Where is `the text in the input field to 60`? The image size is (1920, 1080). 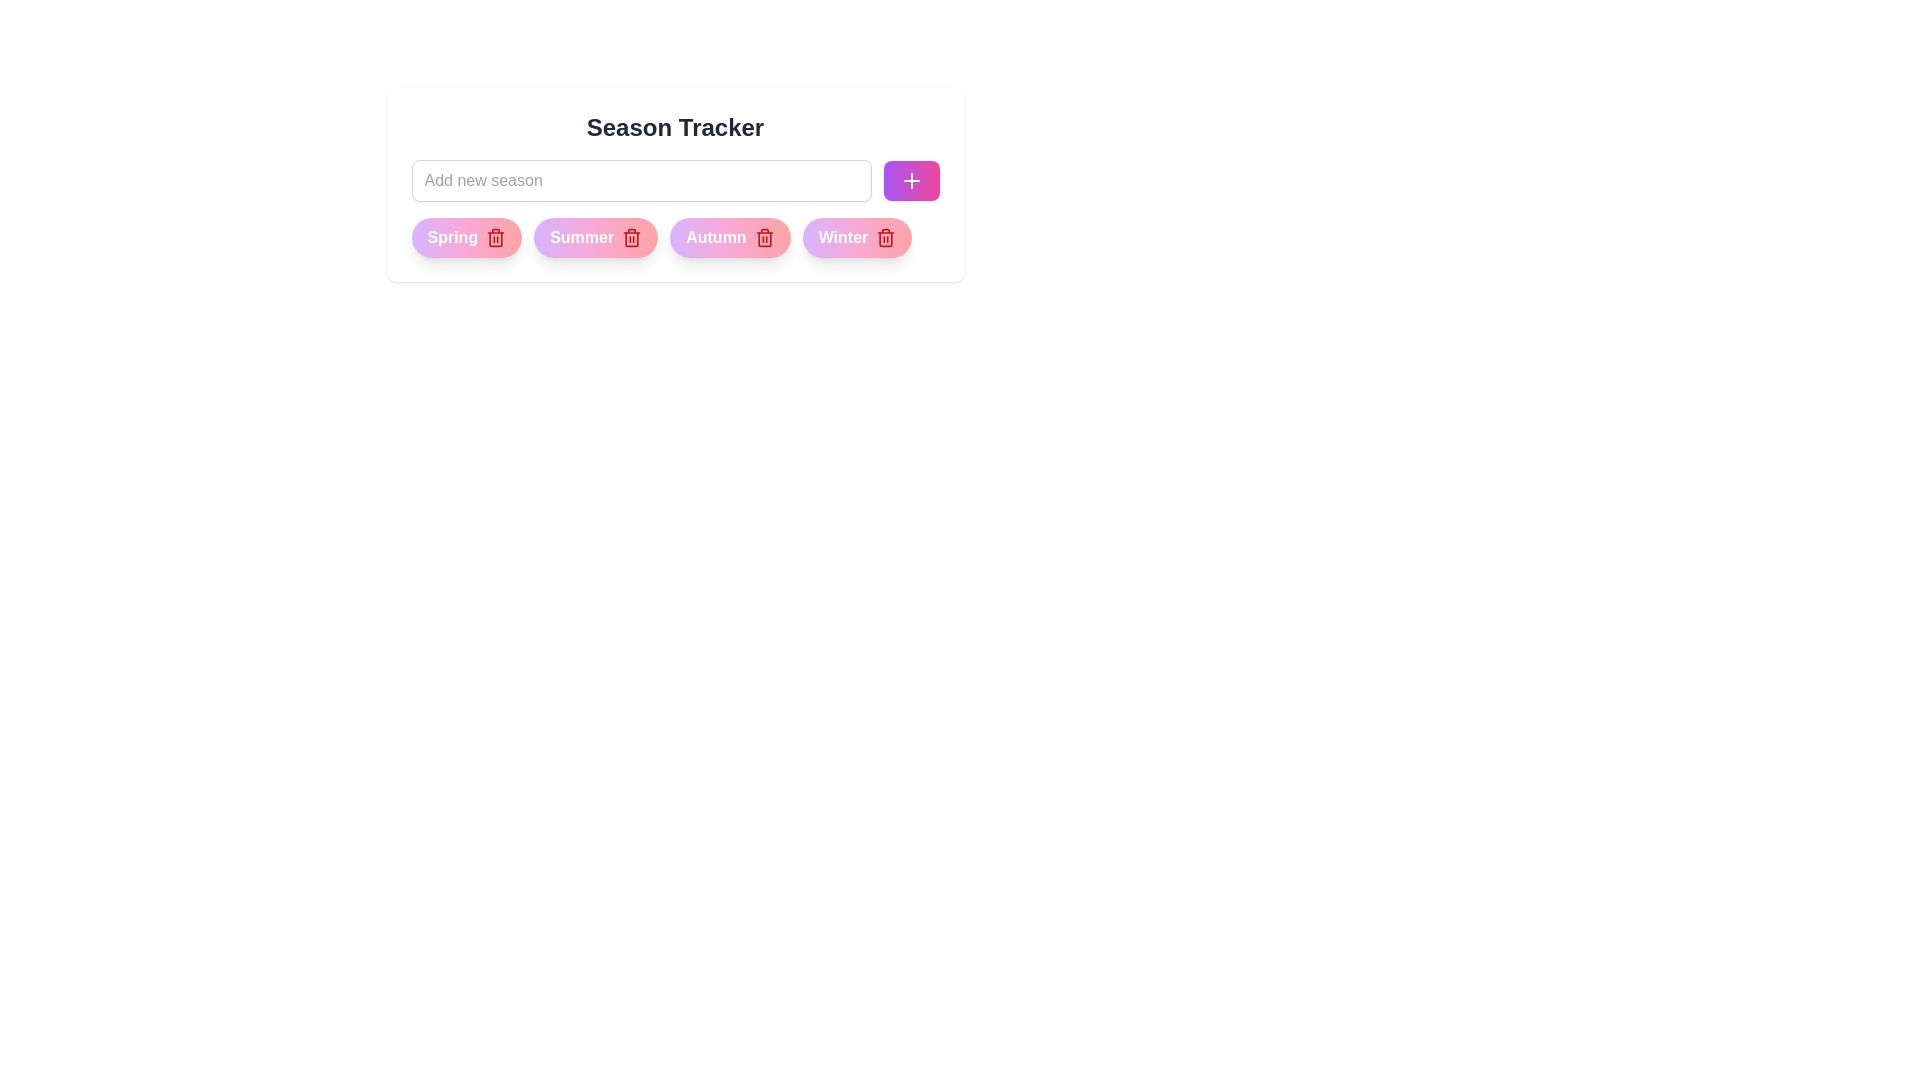 the text in the input field to 60 is located at coordinates (641, 181).